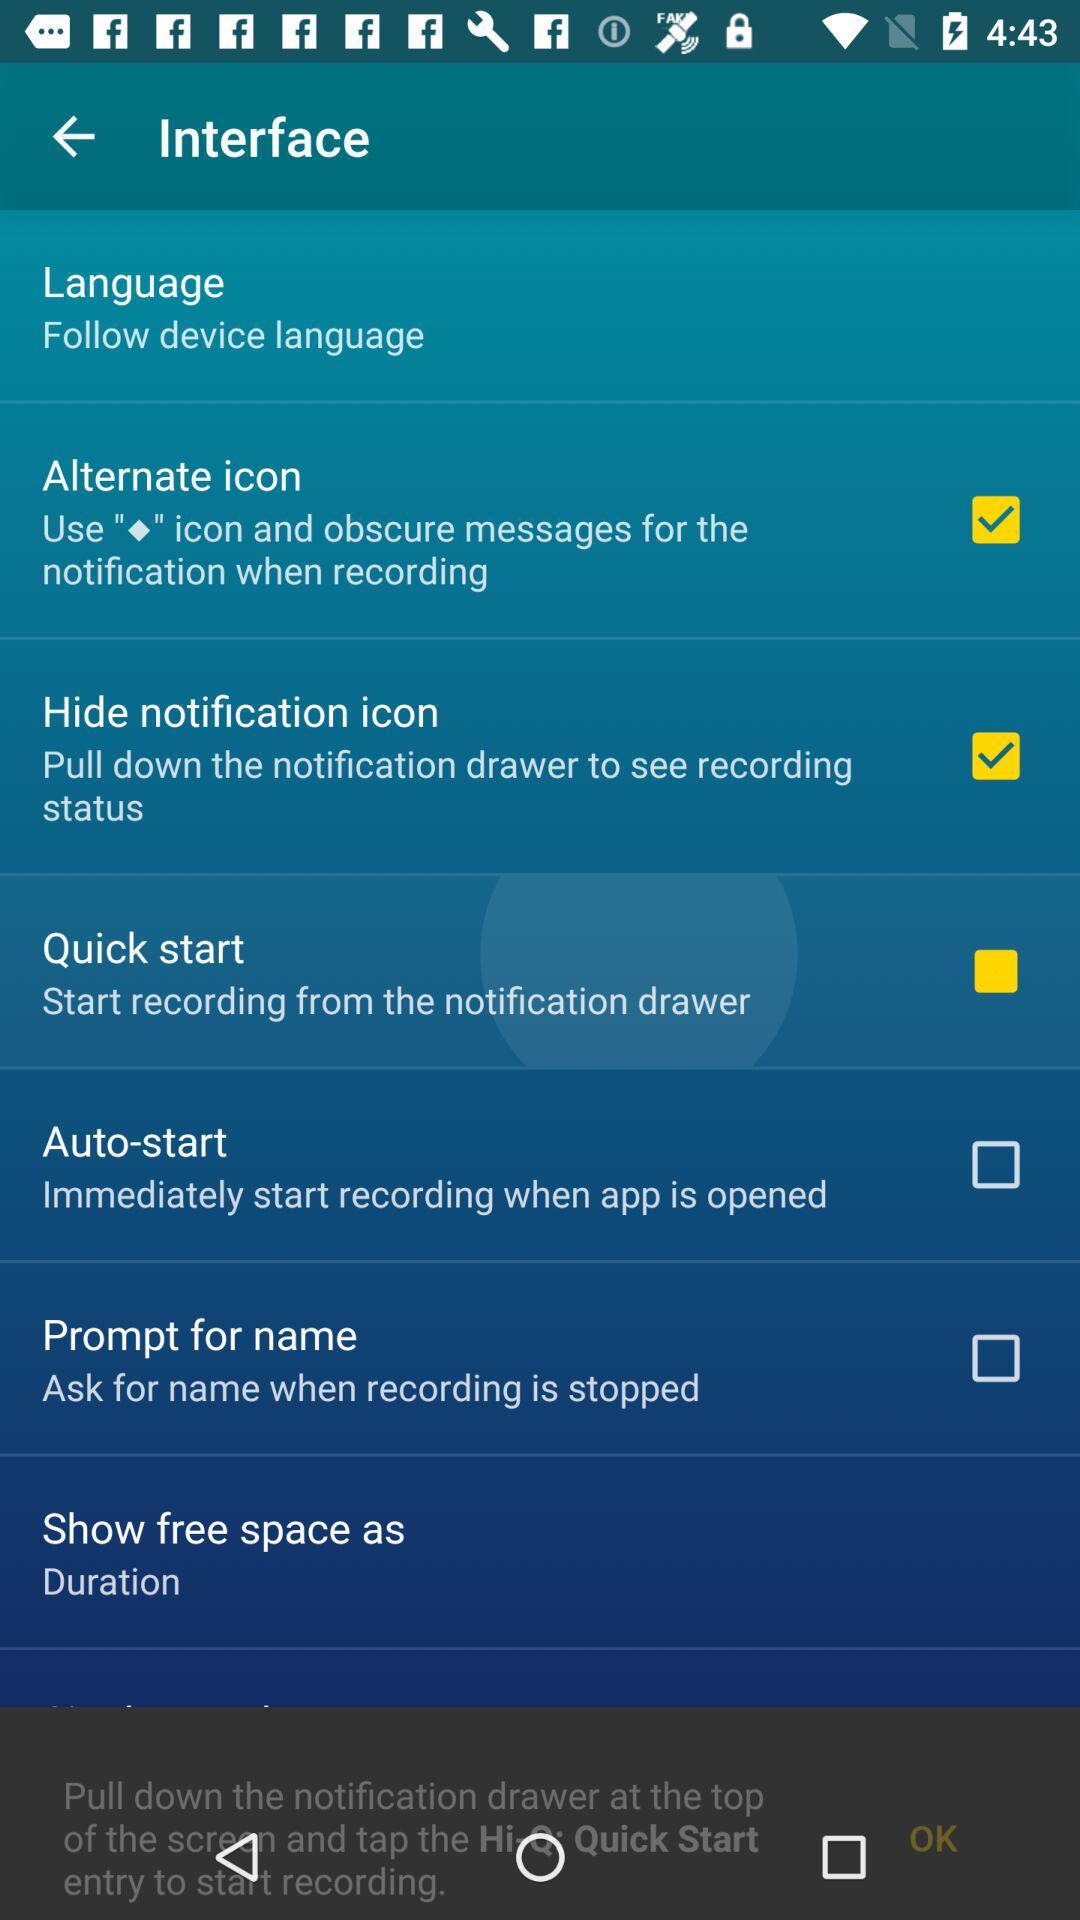 The width and height of the screenshot is (1080, 1920). Describe the element at coordinates (223, 1525) in the screenshot. I see `show free space item` at that location.